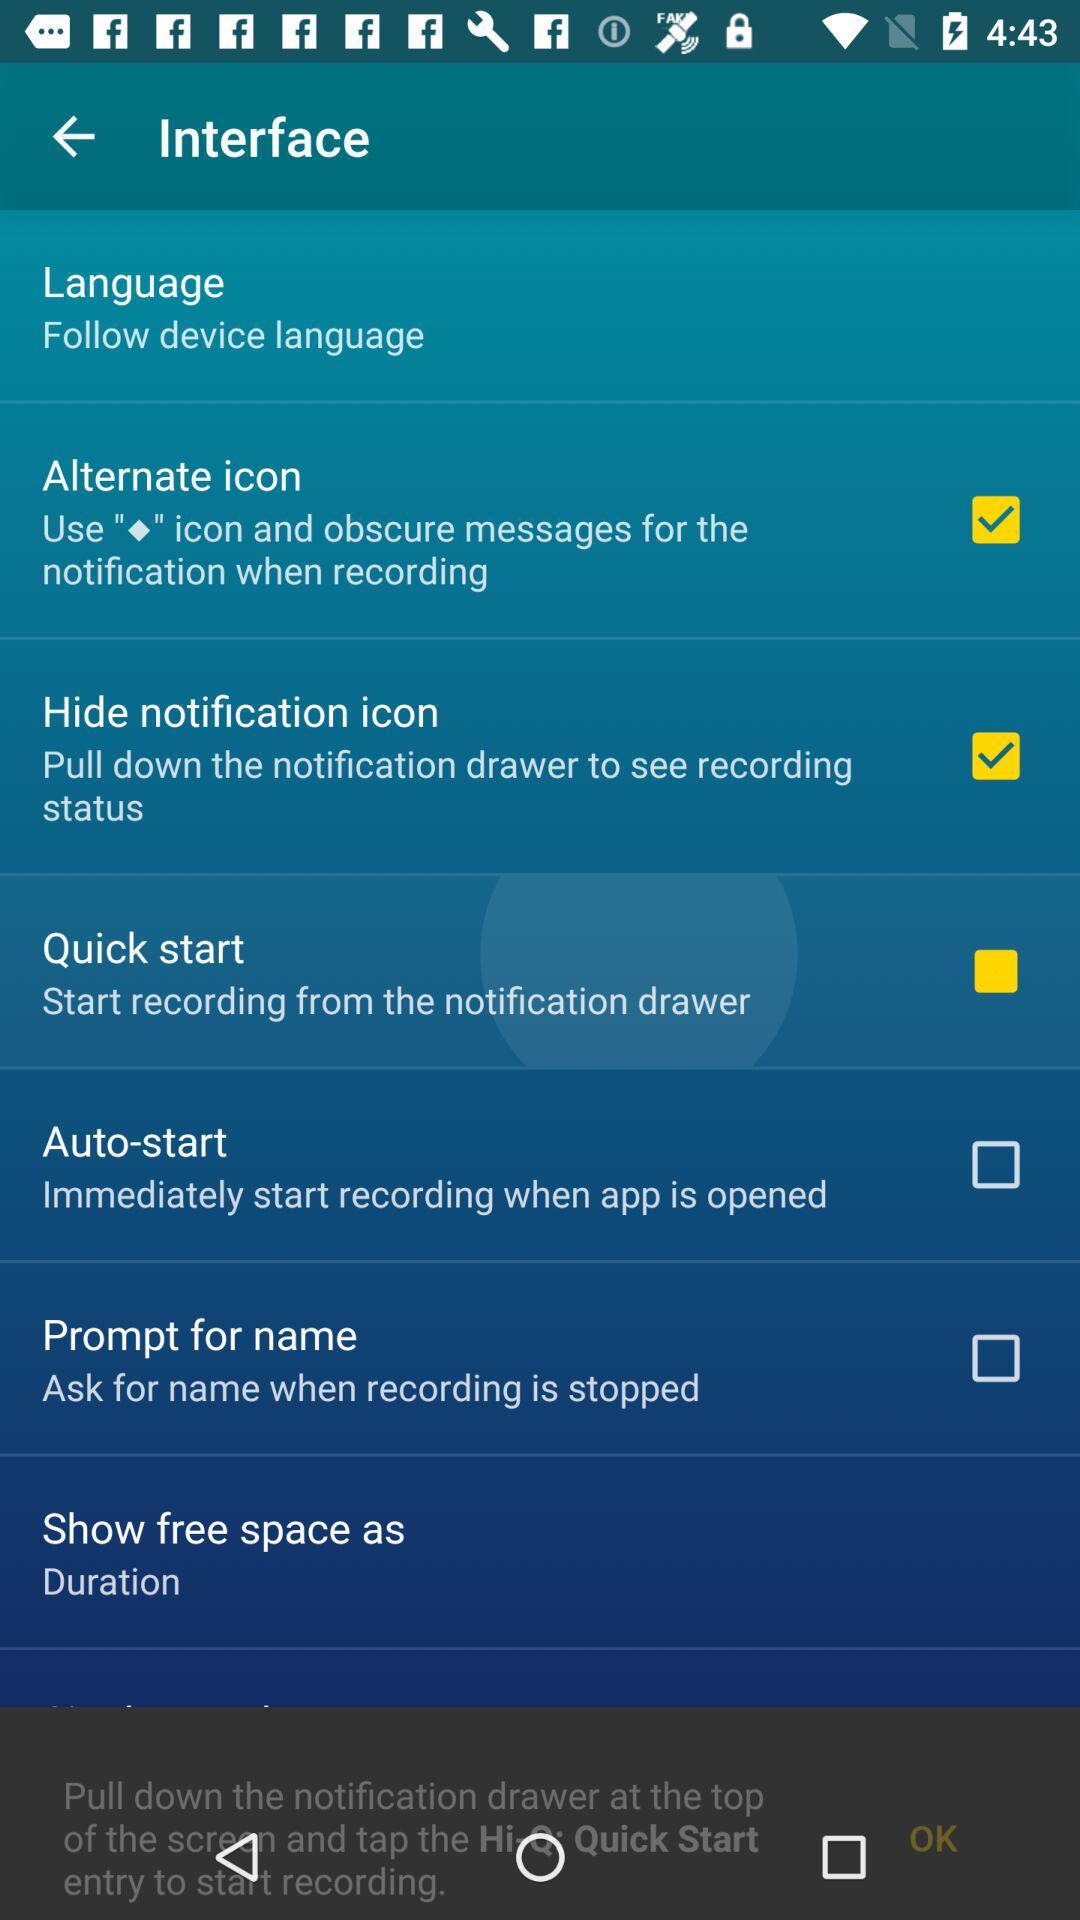 The width and height of the screenshot is (1080, 1920). Describe the element at coordinates (223, 1525) in the screenshot. I see `show free space item` at that location.